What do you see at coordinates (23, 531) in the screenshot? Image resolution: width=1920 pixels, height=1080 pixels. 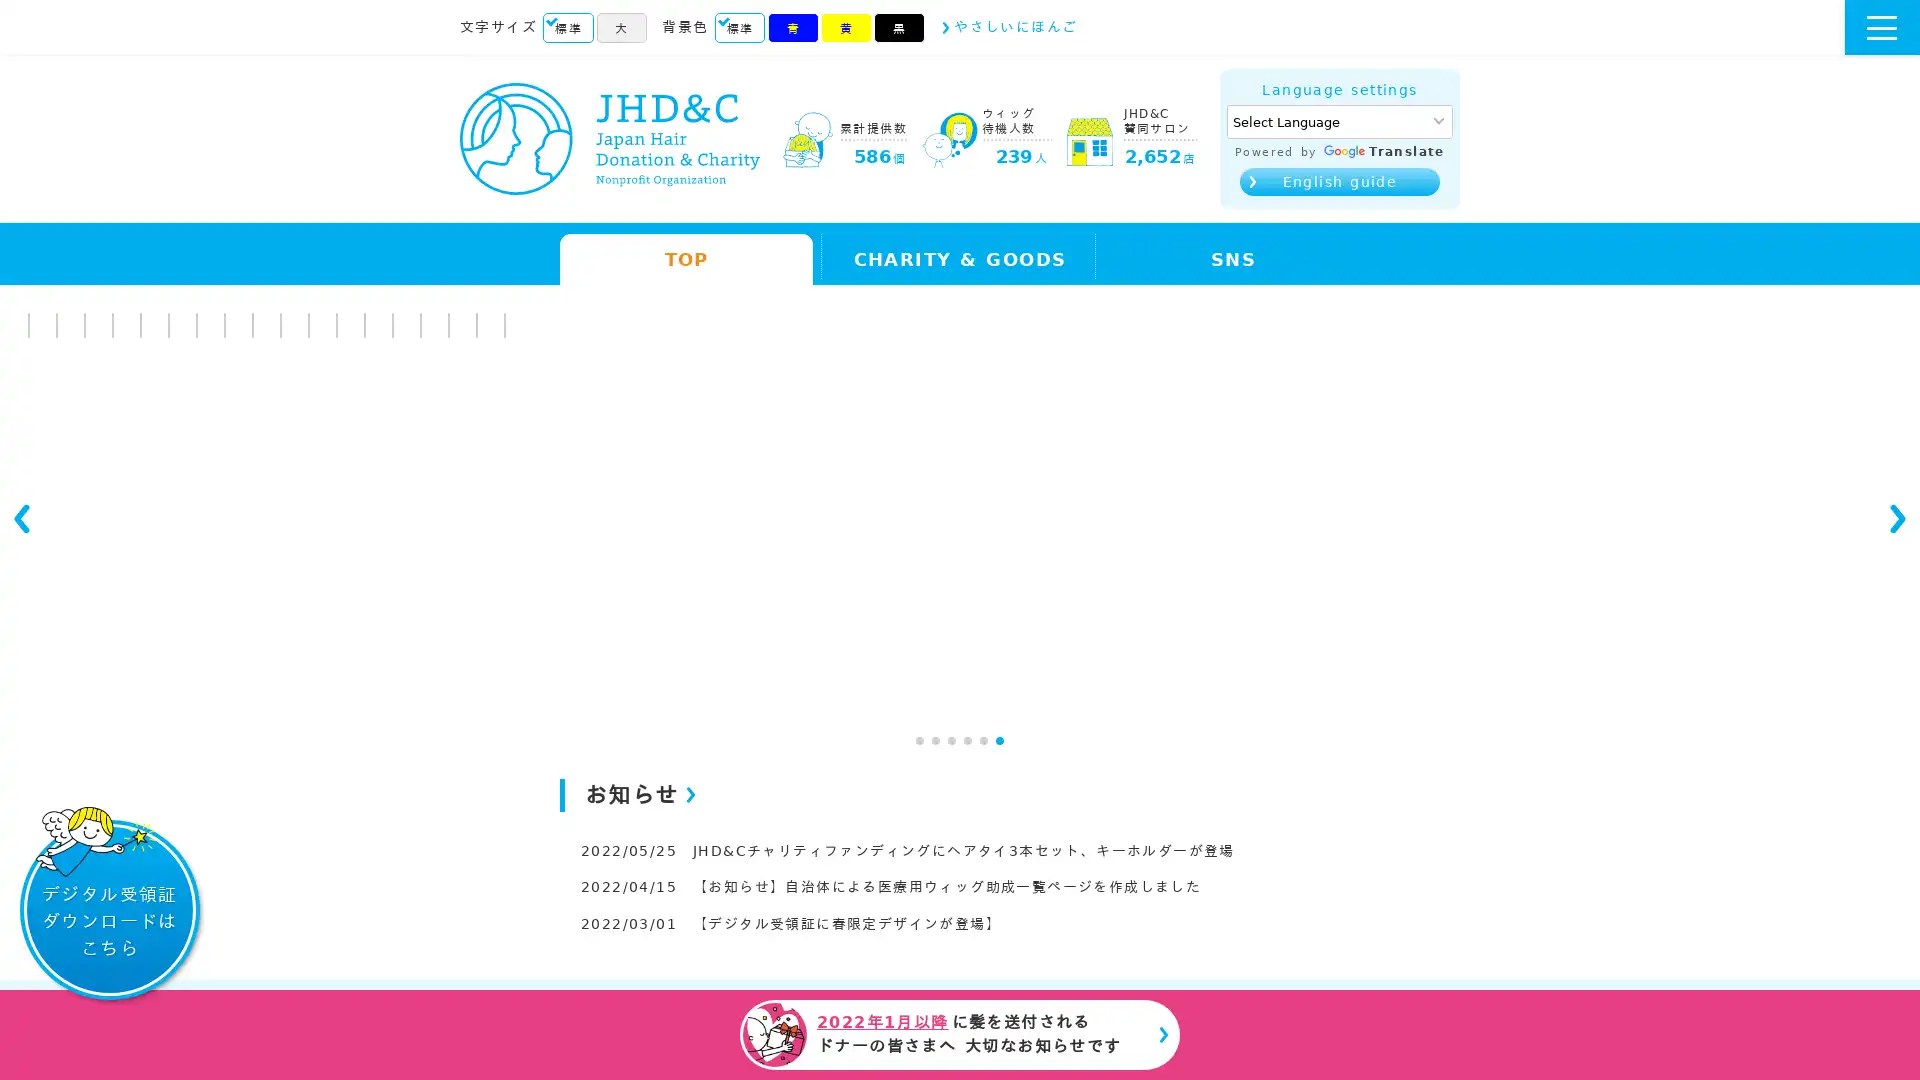 I see `Previous slide` at bounding box center [23, 531].